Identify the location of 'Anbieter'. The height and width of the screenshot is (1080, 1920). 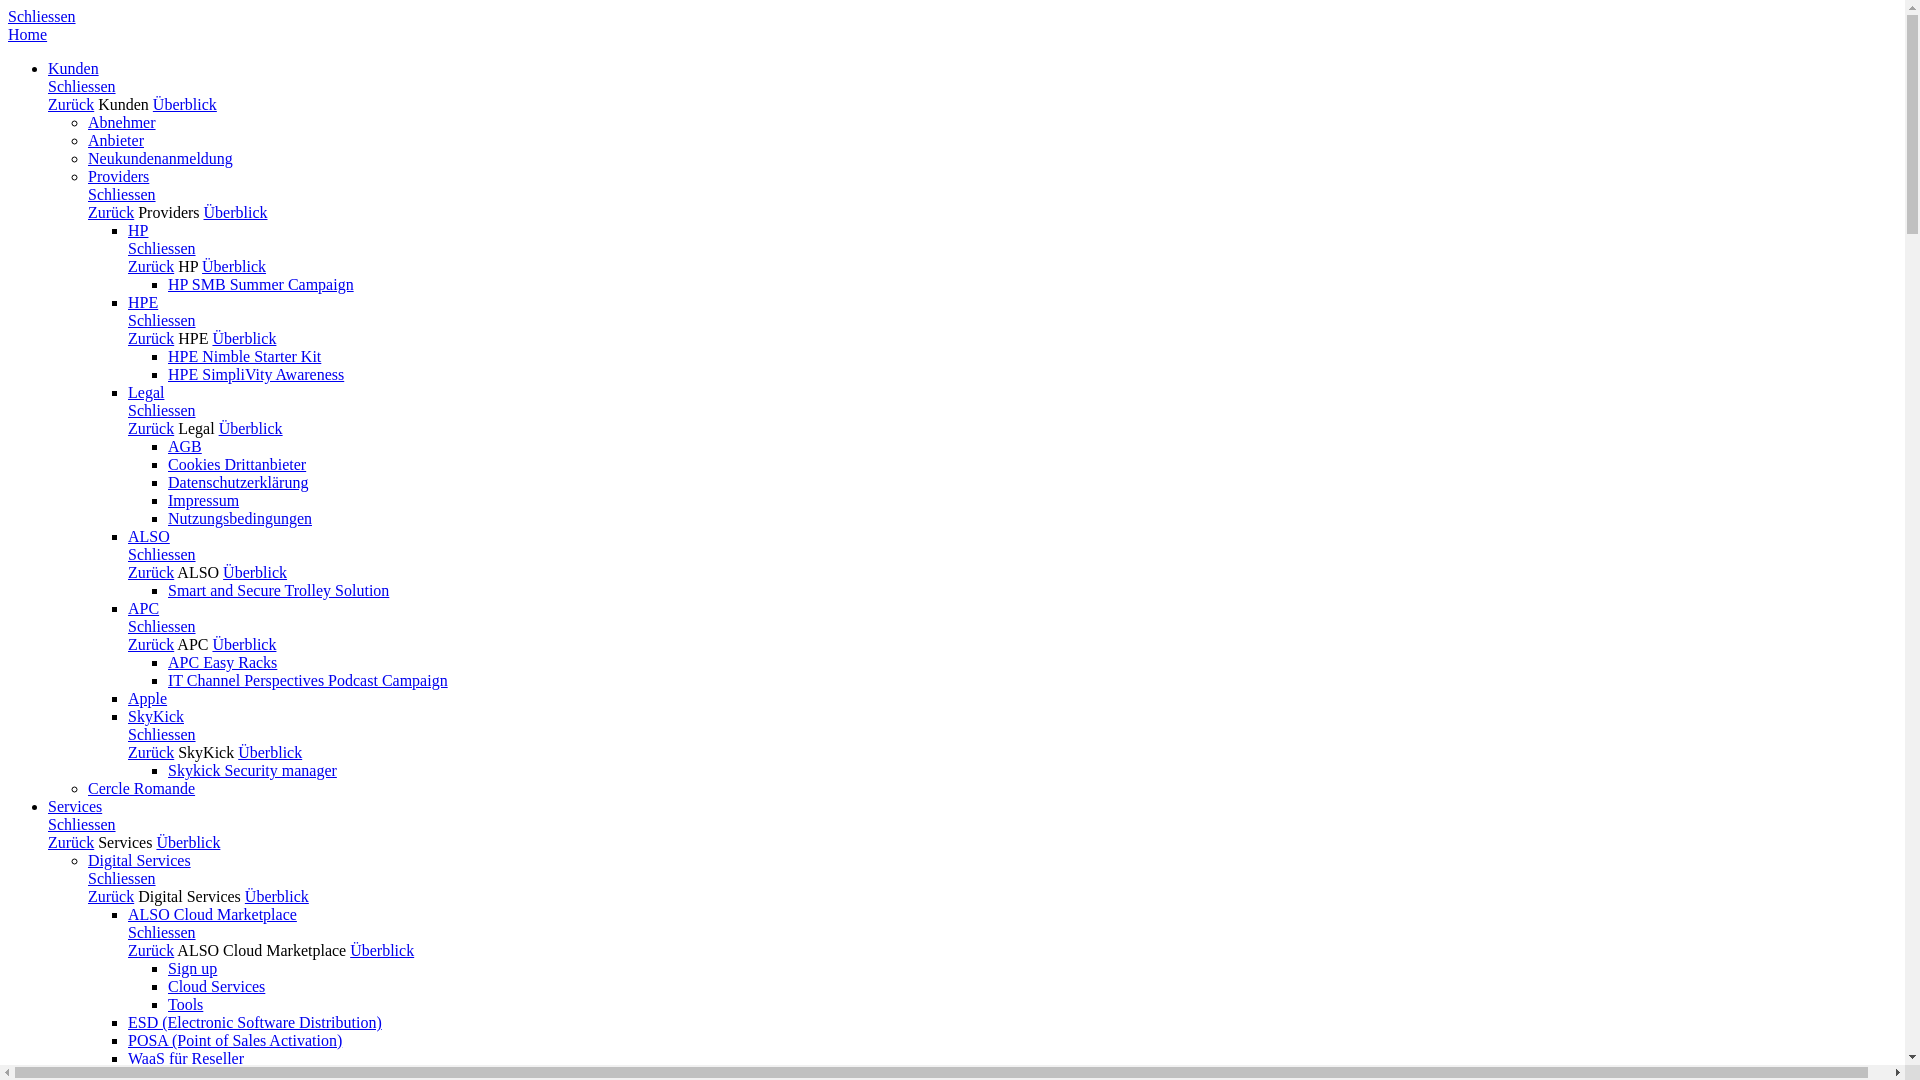
(114, 139).